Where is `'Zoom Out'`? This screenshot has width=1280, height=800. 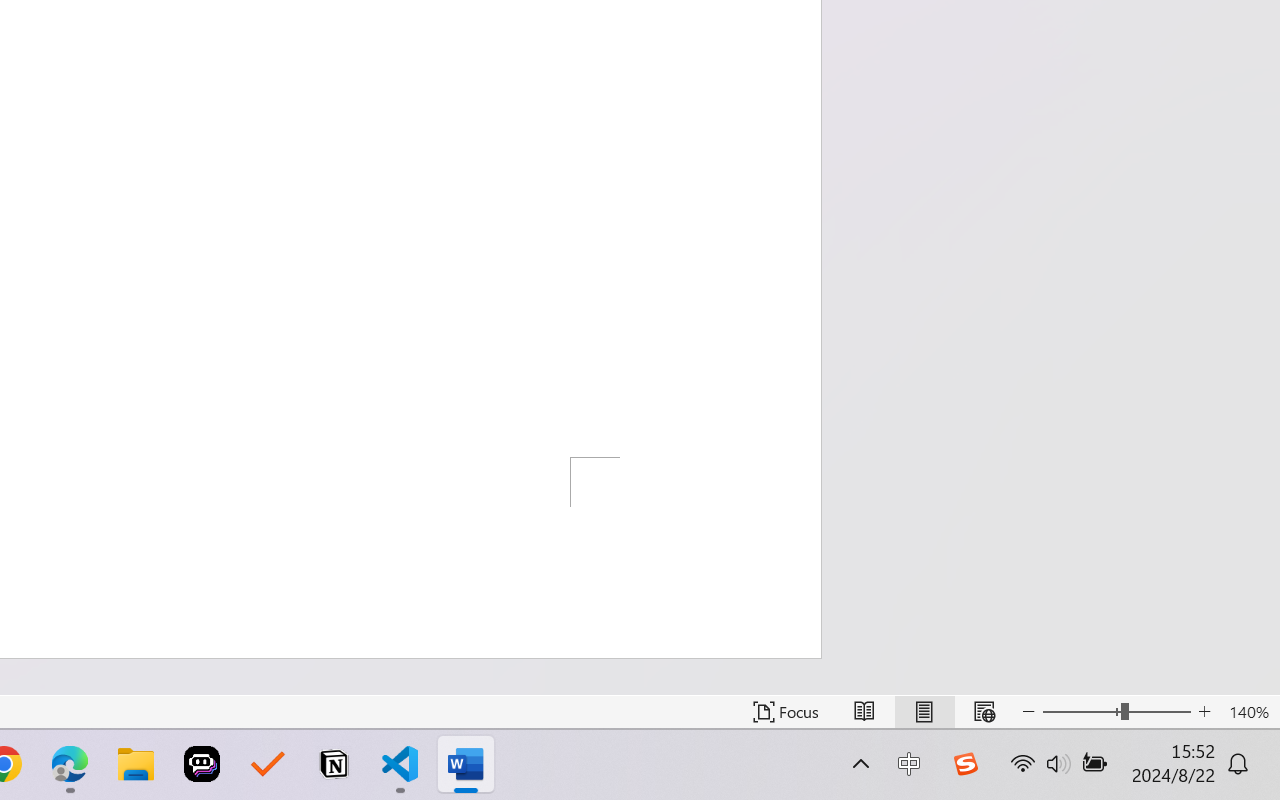 'Zoom Out' is located at coordinates (1080, 711).